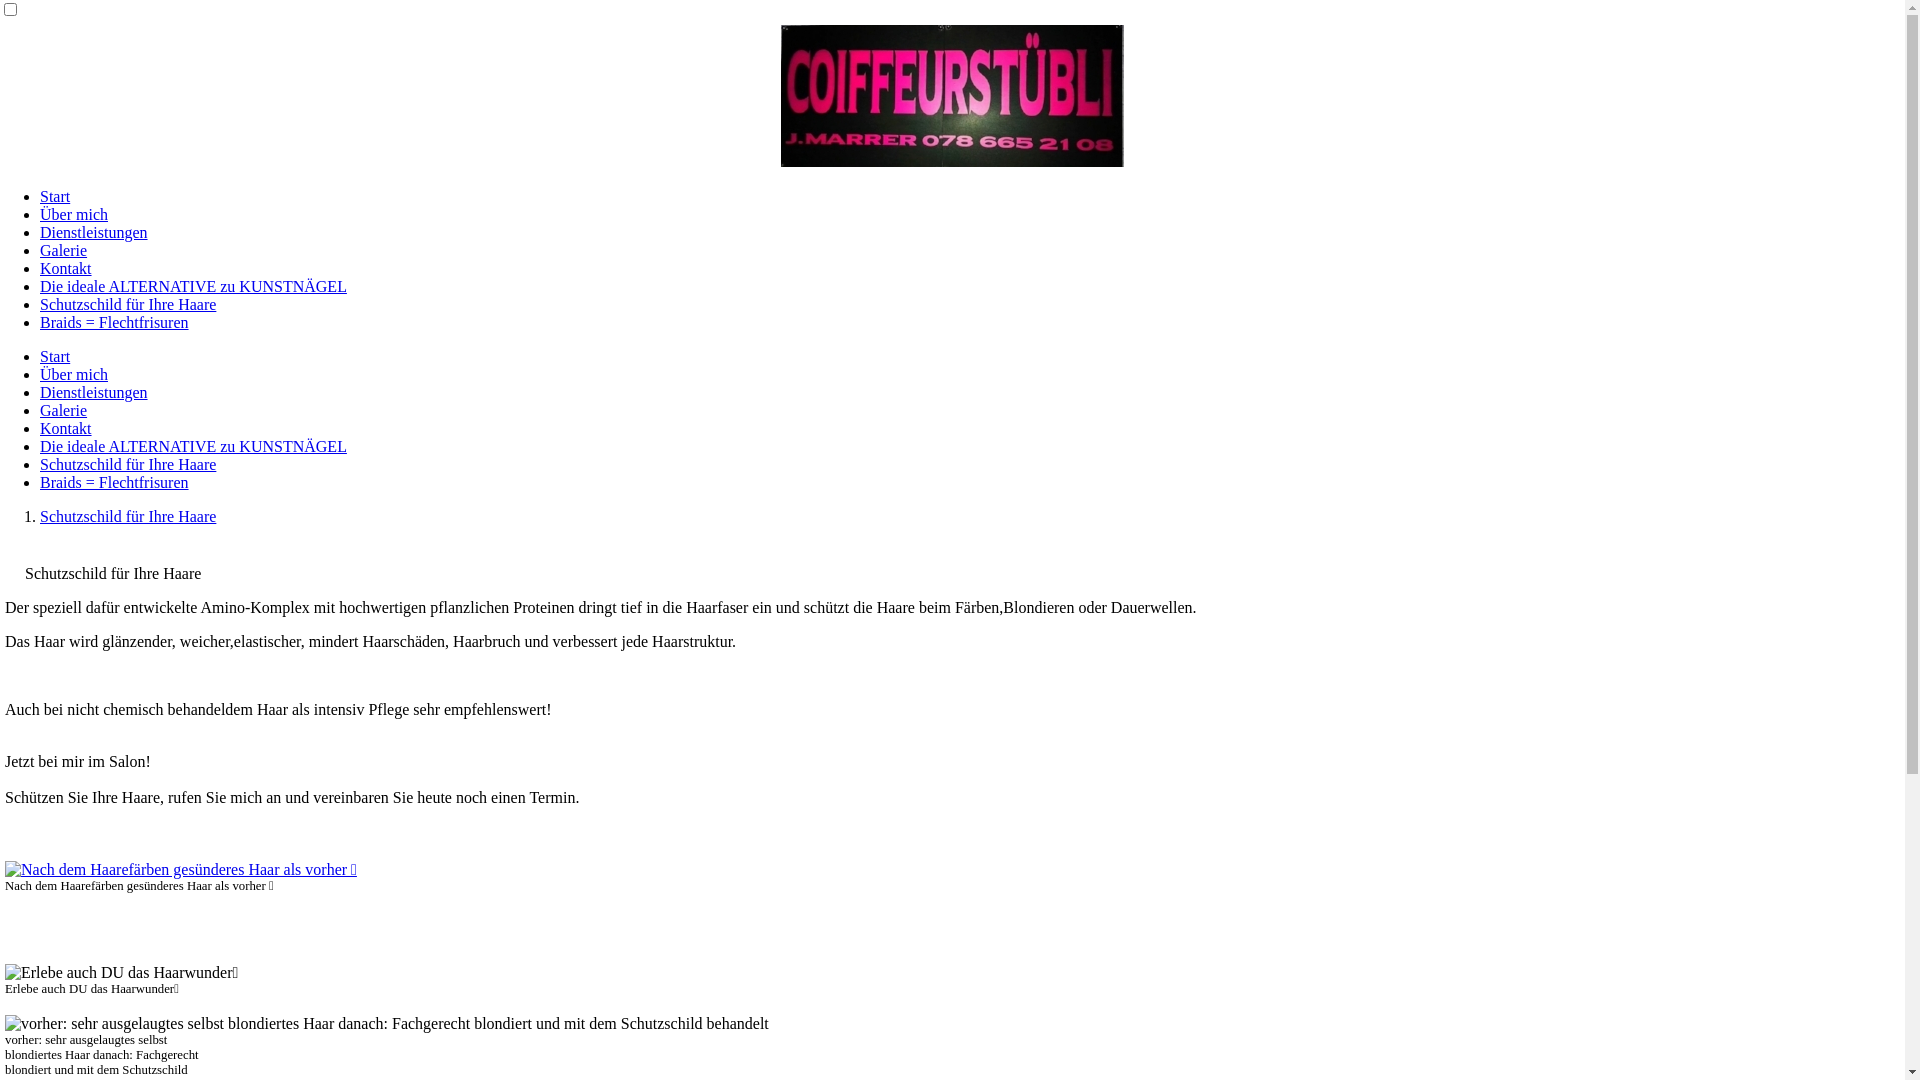  What do you see at coordinates (66, 427) in the screenshot?
I see `'Kontakt'` at bounding box center [66, 427].